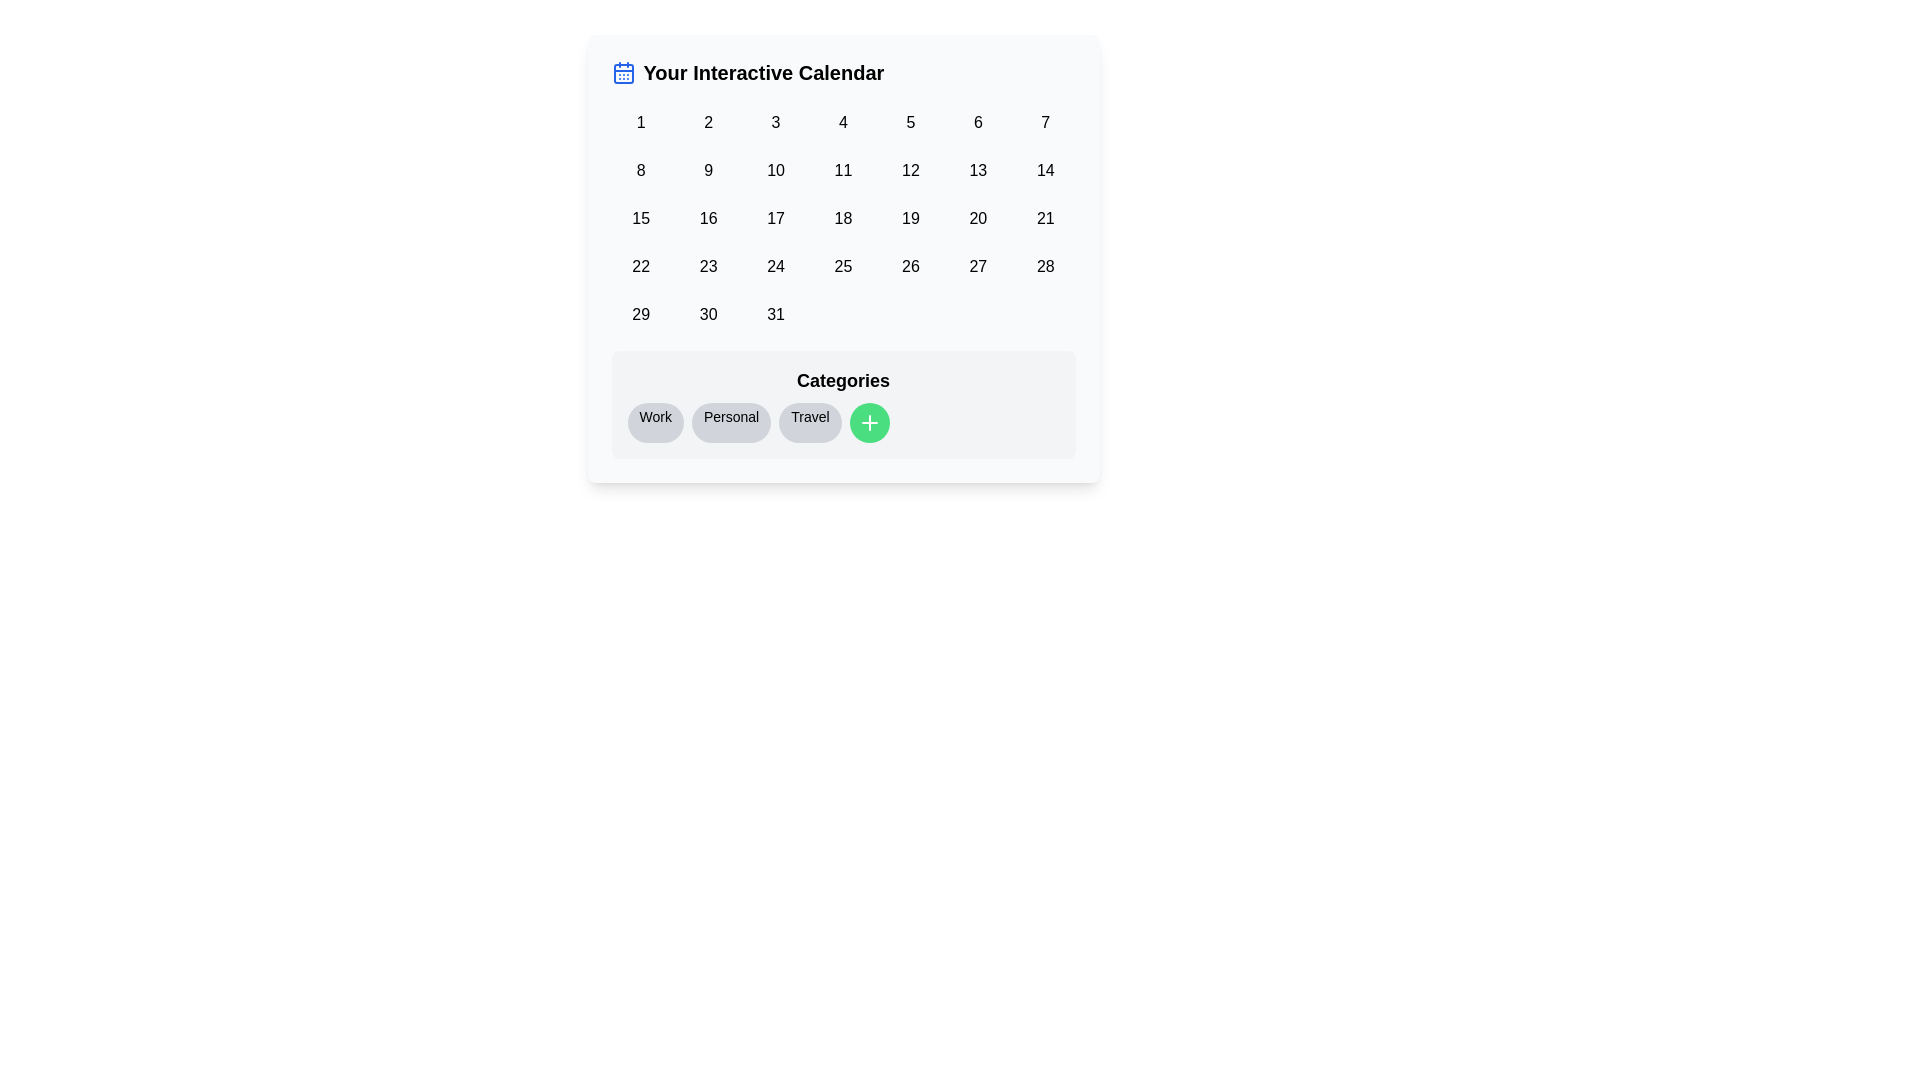 The width and height of the screenshot is (1920, 1080). Describe the element at coordinates (655, 422) in the screenshot. I see `the 'Work' label in the 'Categories' section, which is a rounded rectangle with a light gray background, positioned to the left of the 'Personal' and 'Travel' buttons` at that location.